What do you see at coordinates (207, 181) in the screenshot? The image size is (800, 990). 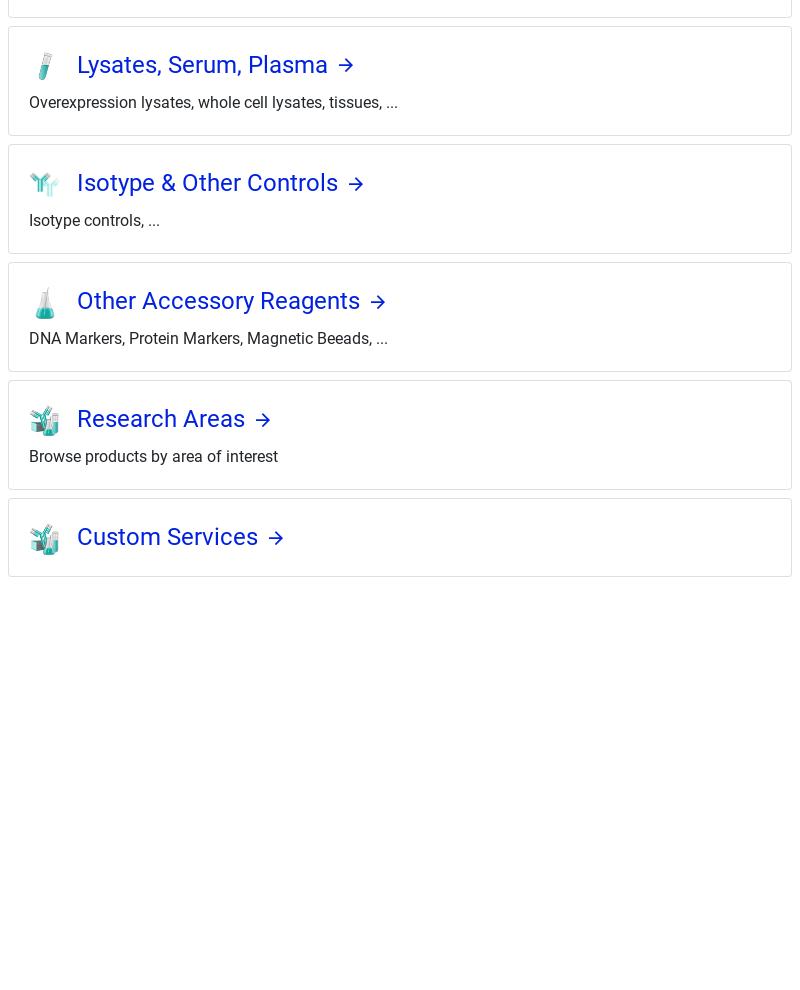 I see `'Isotype & Other Controls'` at bounding box center [207, 181].